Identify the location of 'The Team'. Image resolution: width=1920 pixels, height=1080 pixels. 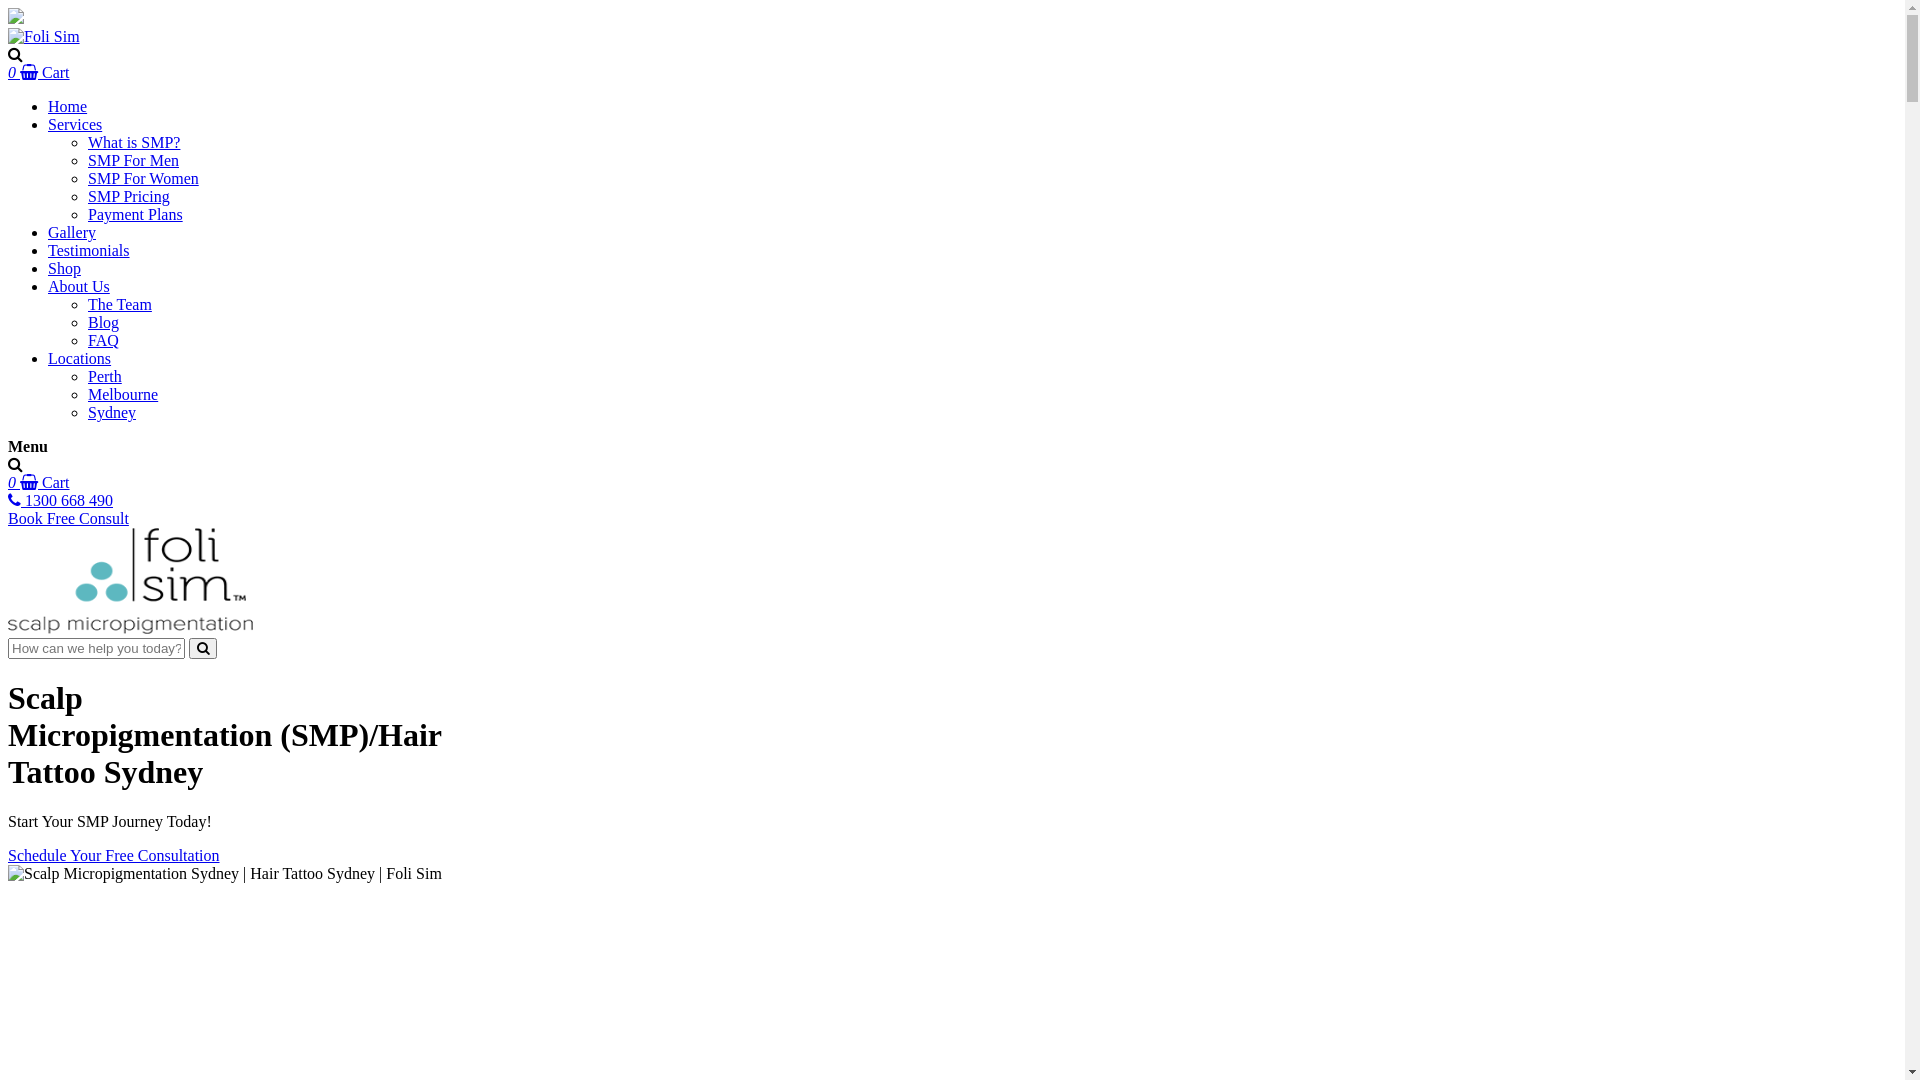
(86, 304).